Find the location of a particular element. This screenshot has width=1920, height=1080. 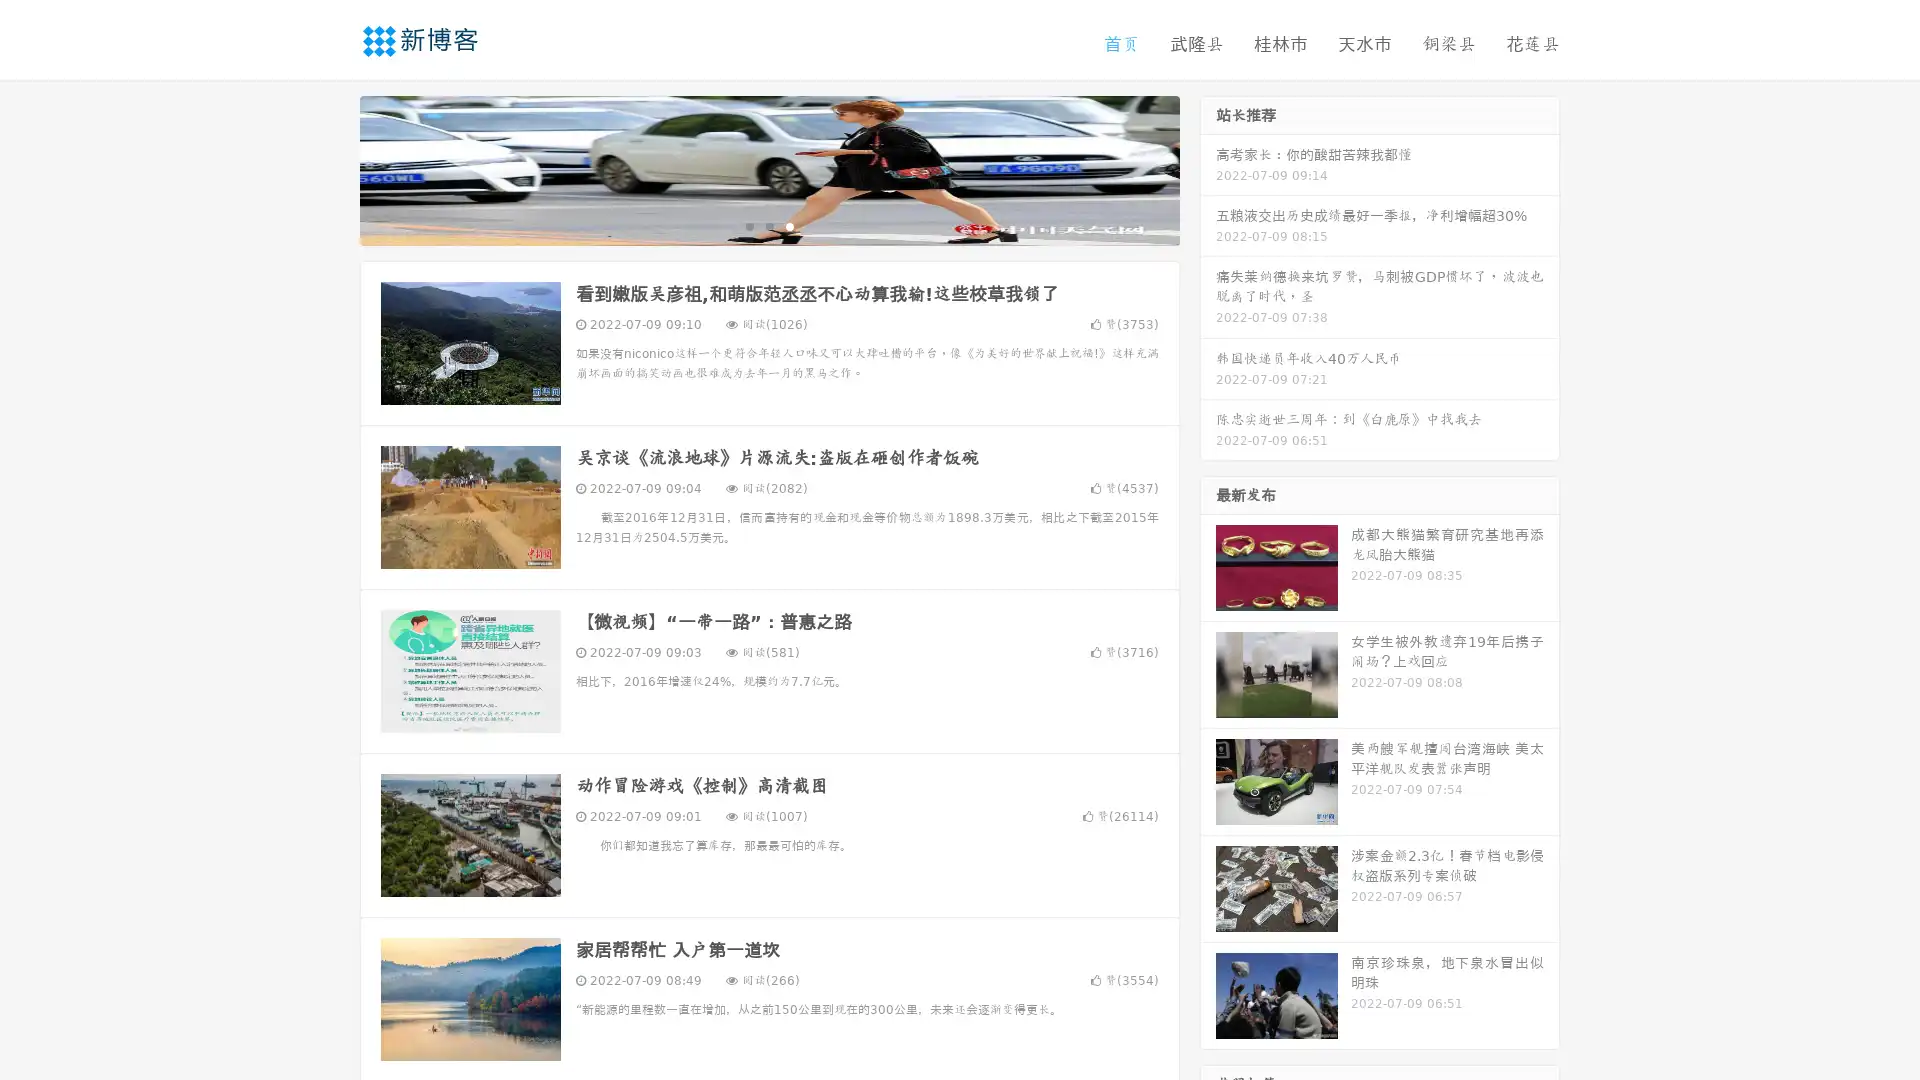

Go to slide 3 is located at coordinates (789, 225).